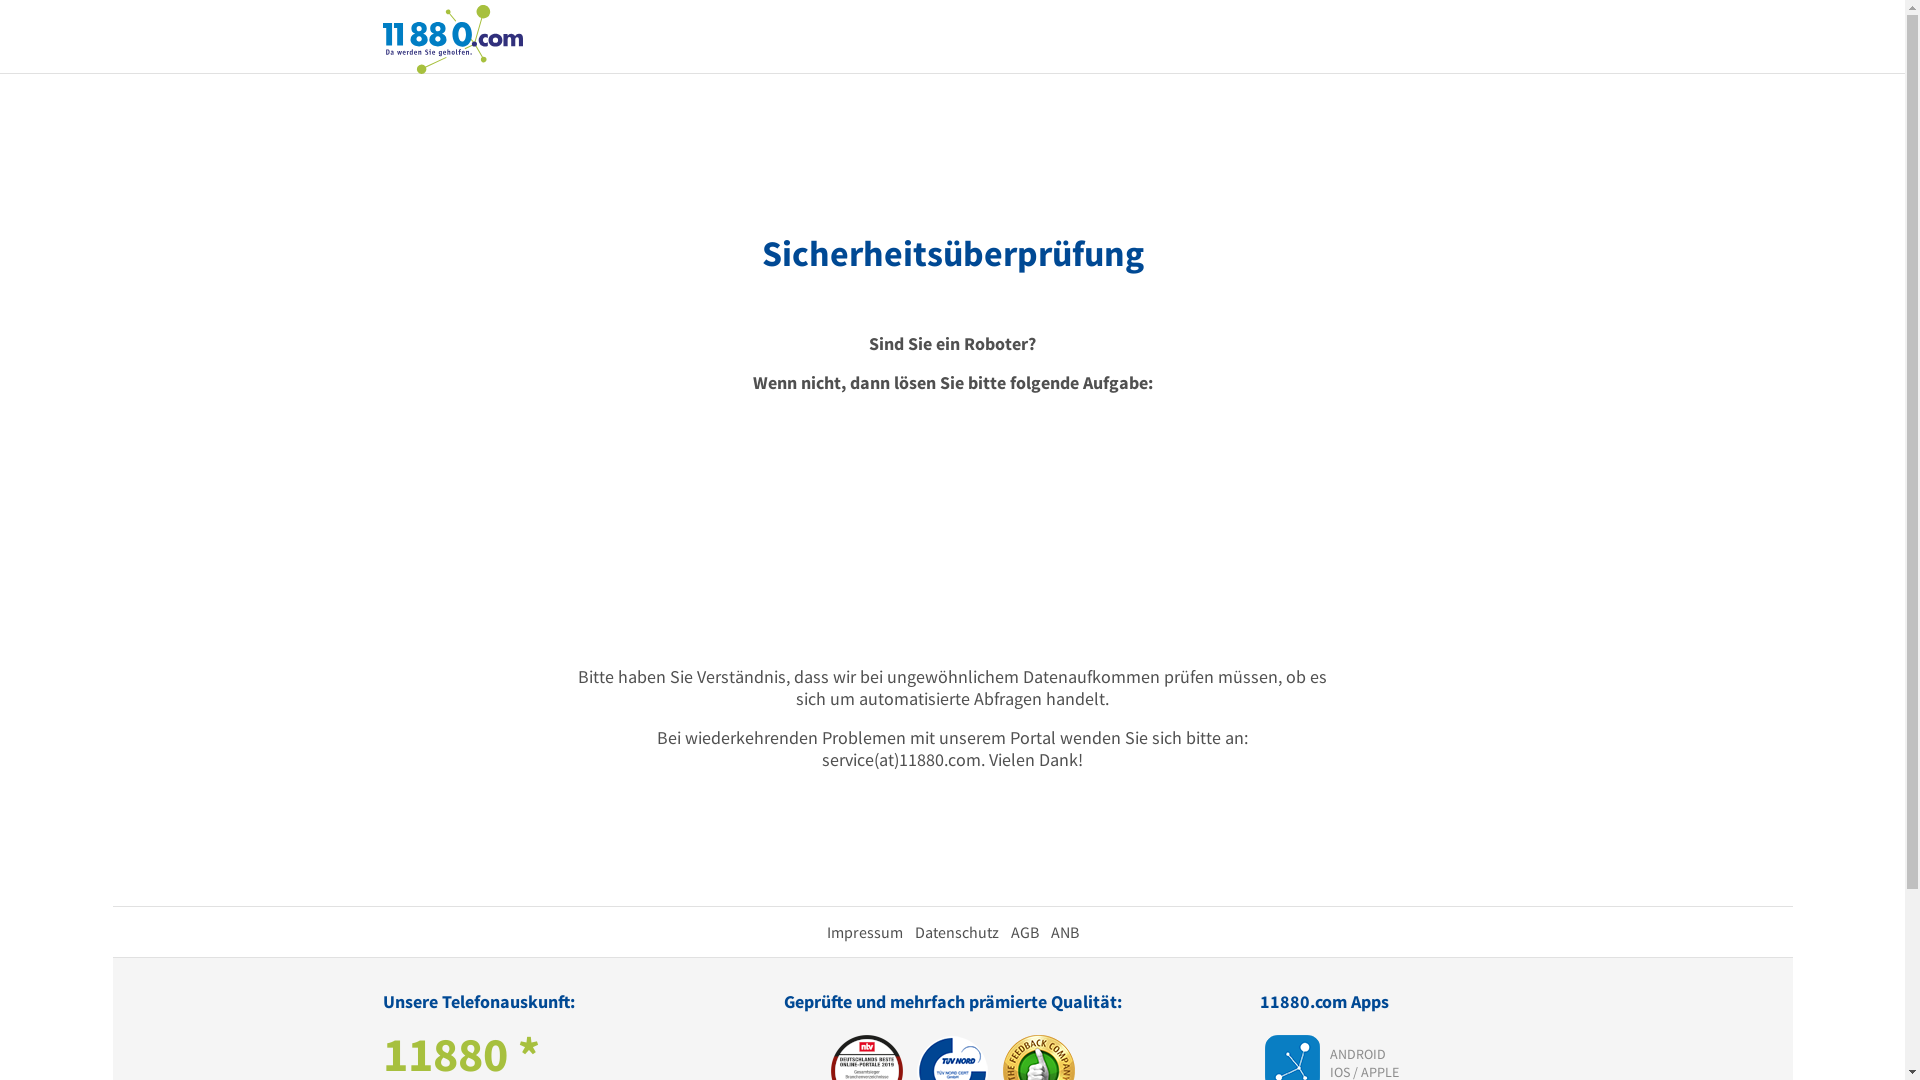 This screenshot has width=1920, height=1080. Describe the element at coordinates (1023, 932) in the screenshot. I see `'AGB'` at that location.